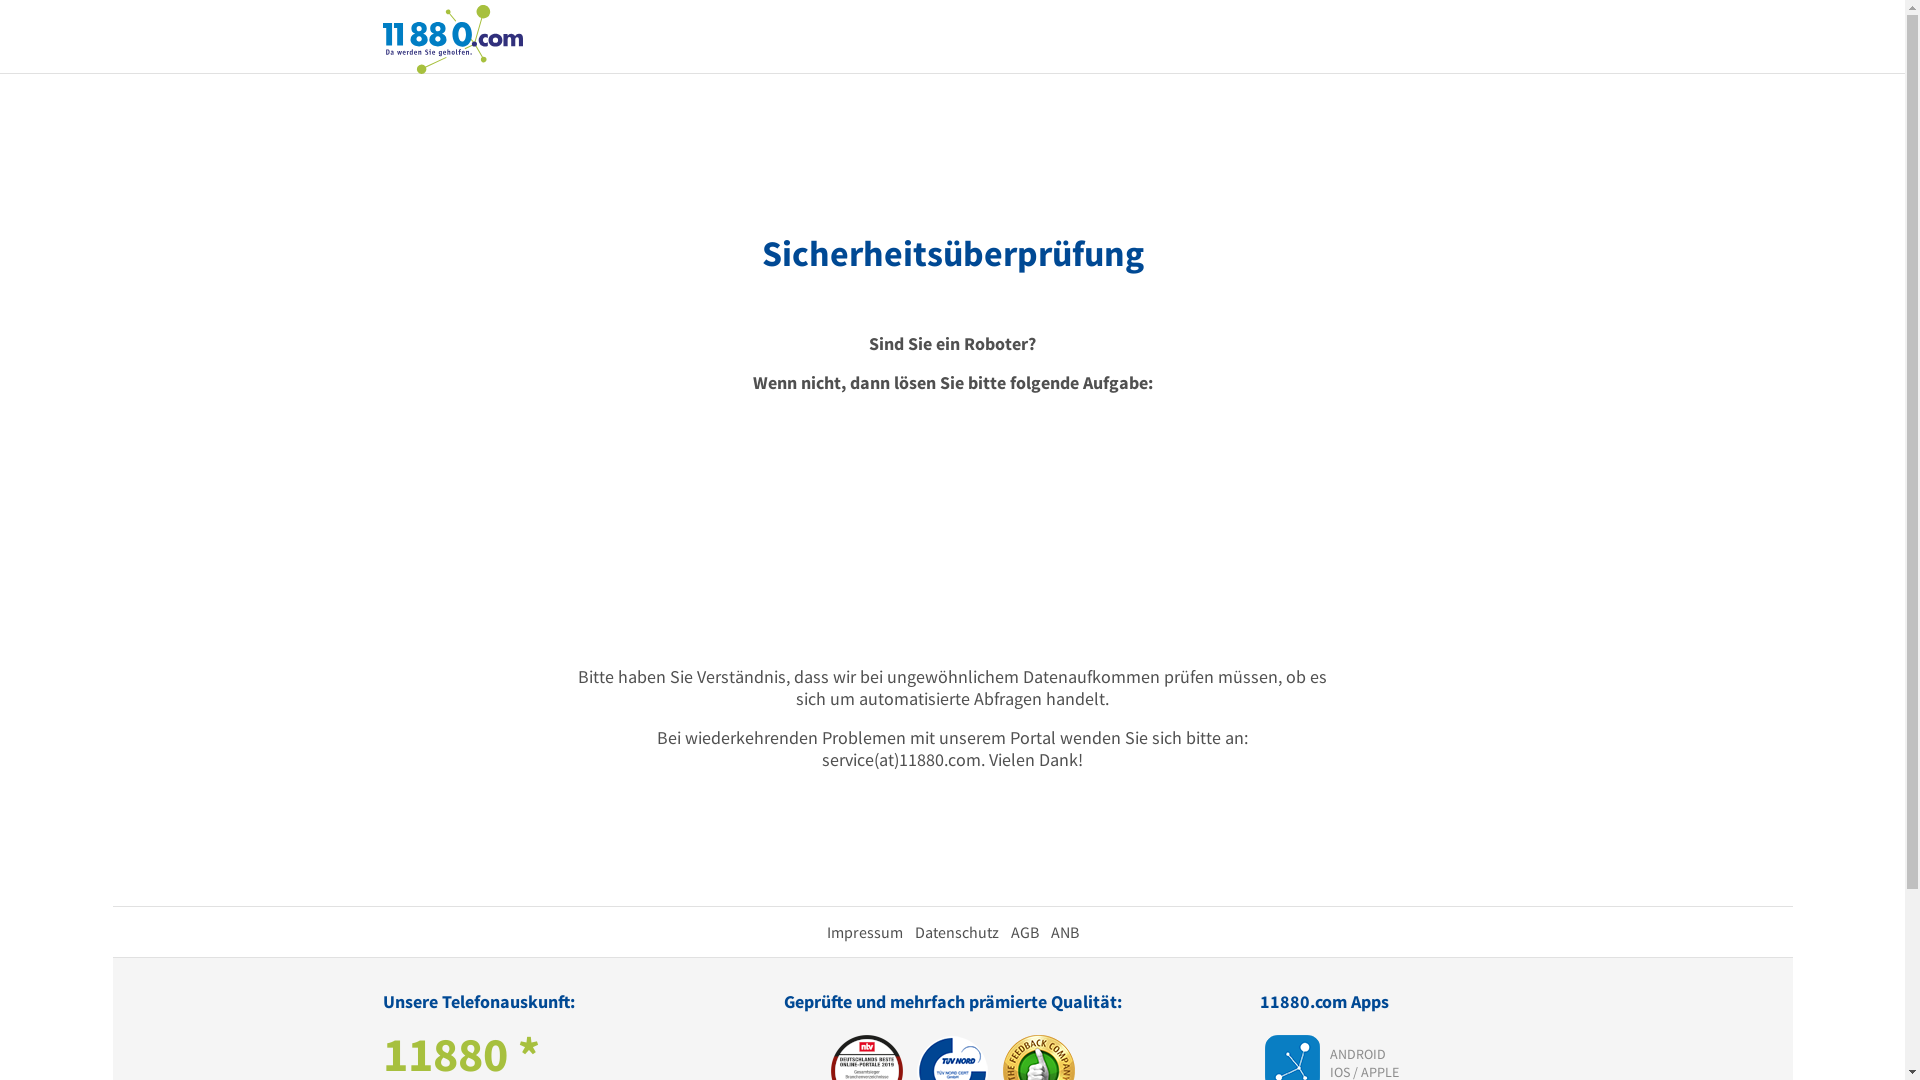 This screenshot has width=1920, height=1080. Describe the element at coordinates (1023, 932) in the screenshot. I see `'AGB'` at that location.